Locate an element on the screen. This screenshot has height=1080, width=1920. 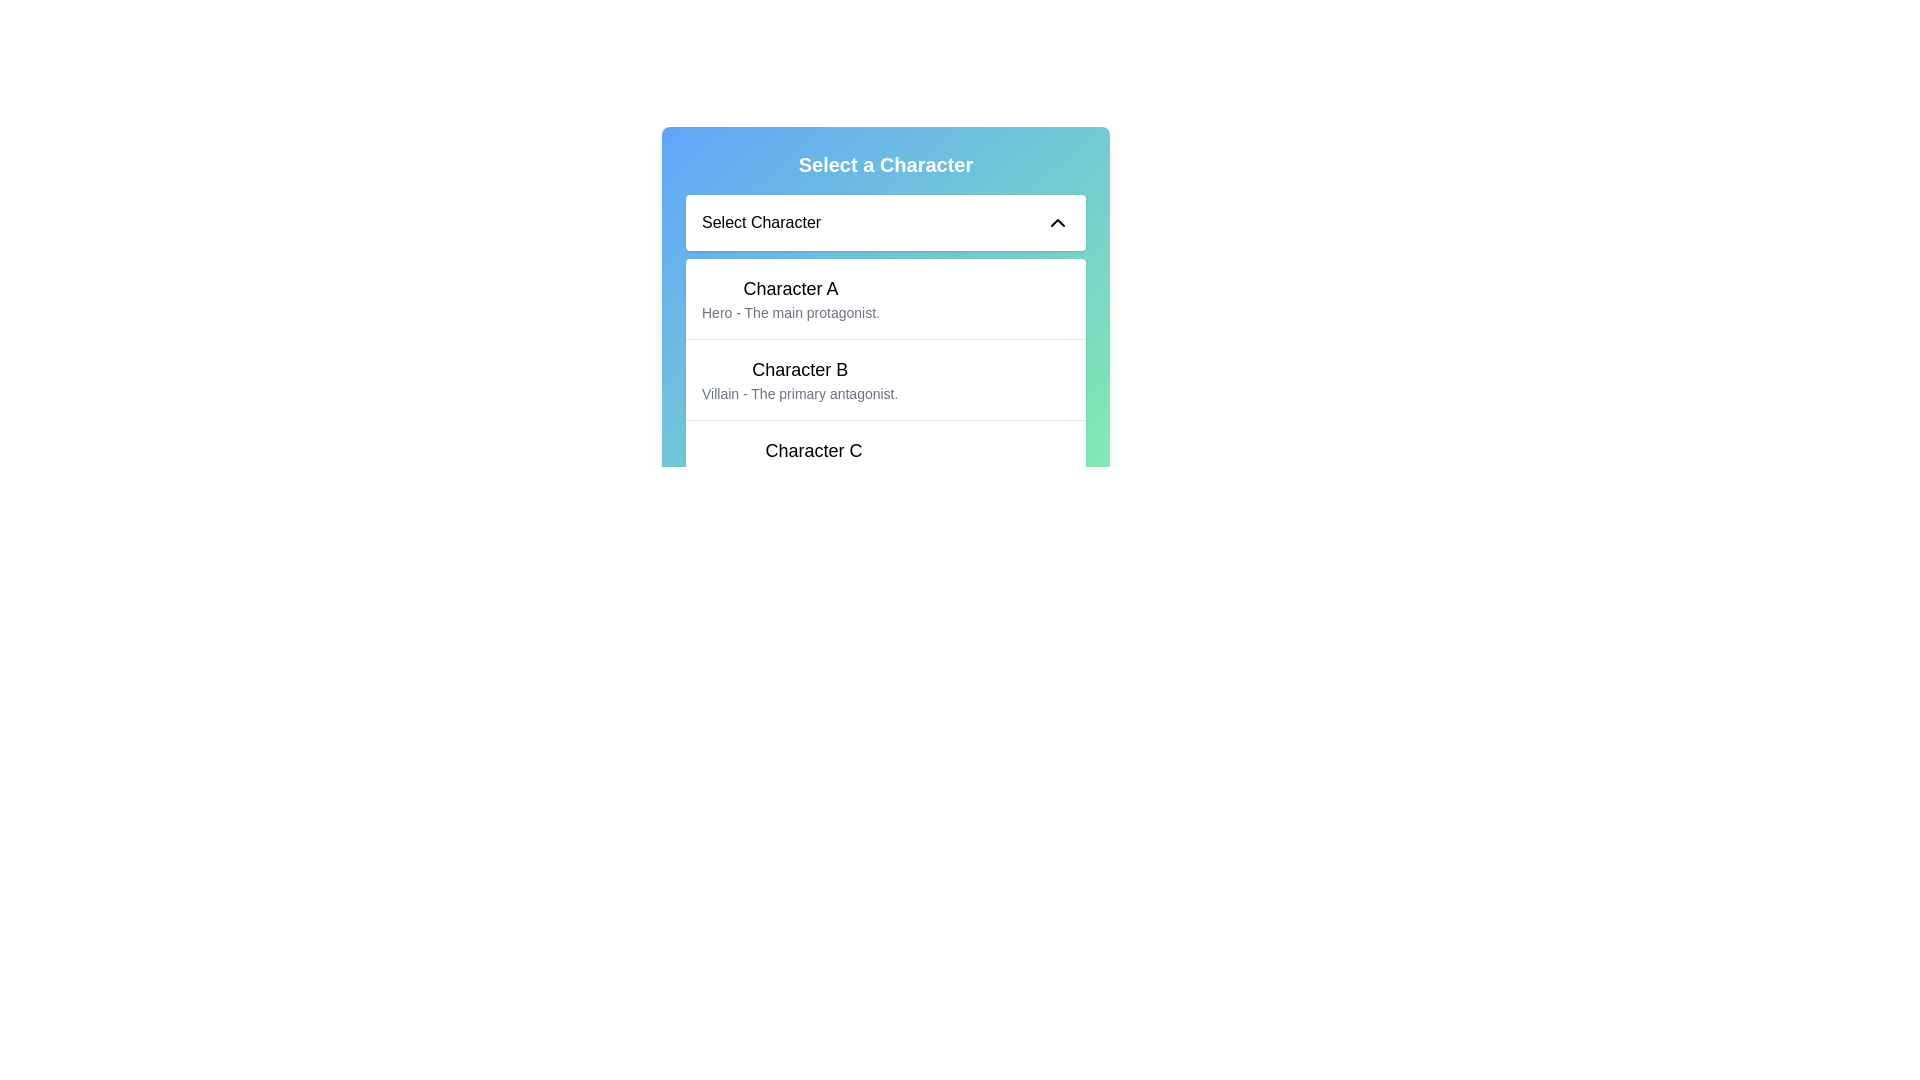
the first selectable list item titled 'Character A' with the description 'Hero - The main protagonist.' is located at coordinates (790, 299).